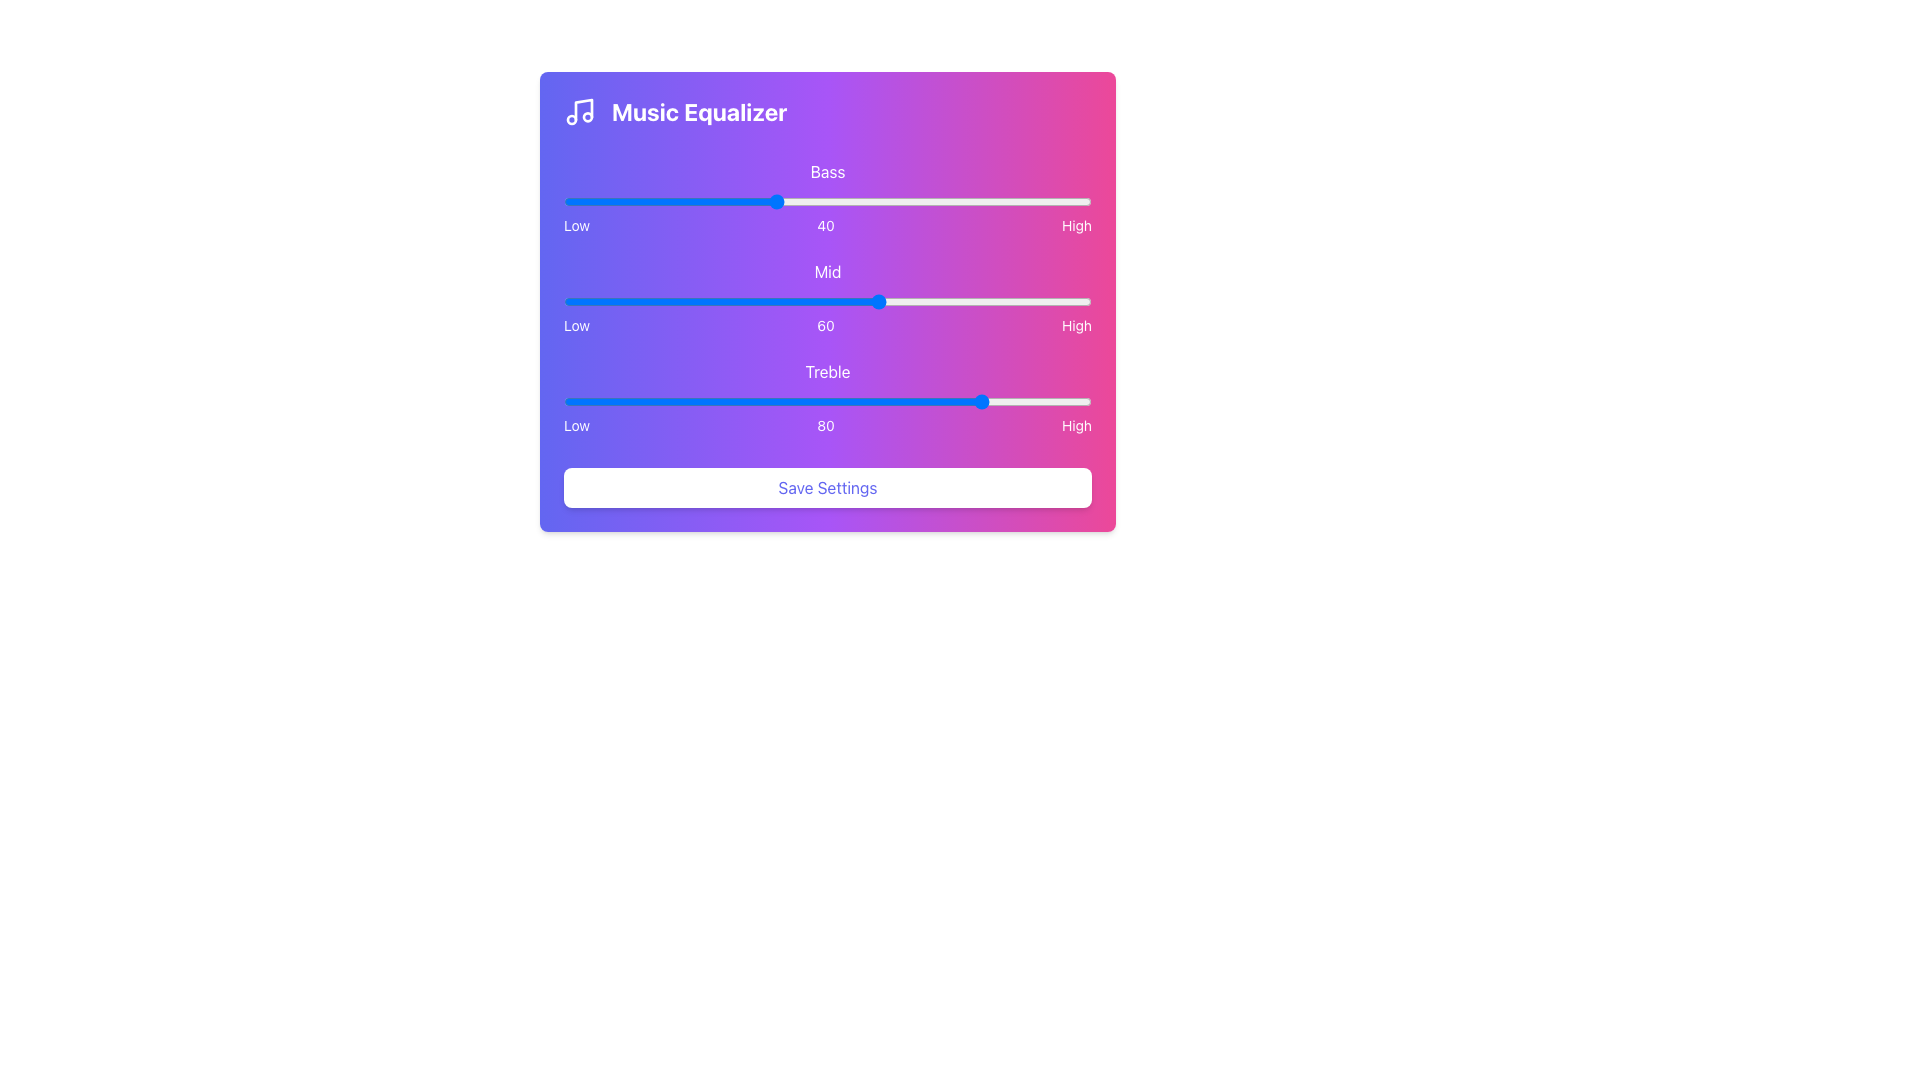 The image size is (1920, 1080). Describe the element at coordinates (828, 371) in the screenshot. I see `the static text label displaying 'Treble', which is positioned above the 'Low80High' labels and slider, and below the 'Mid' slider in the sound equalizer settings layout` at that location.